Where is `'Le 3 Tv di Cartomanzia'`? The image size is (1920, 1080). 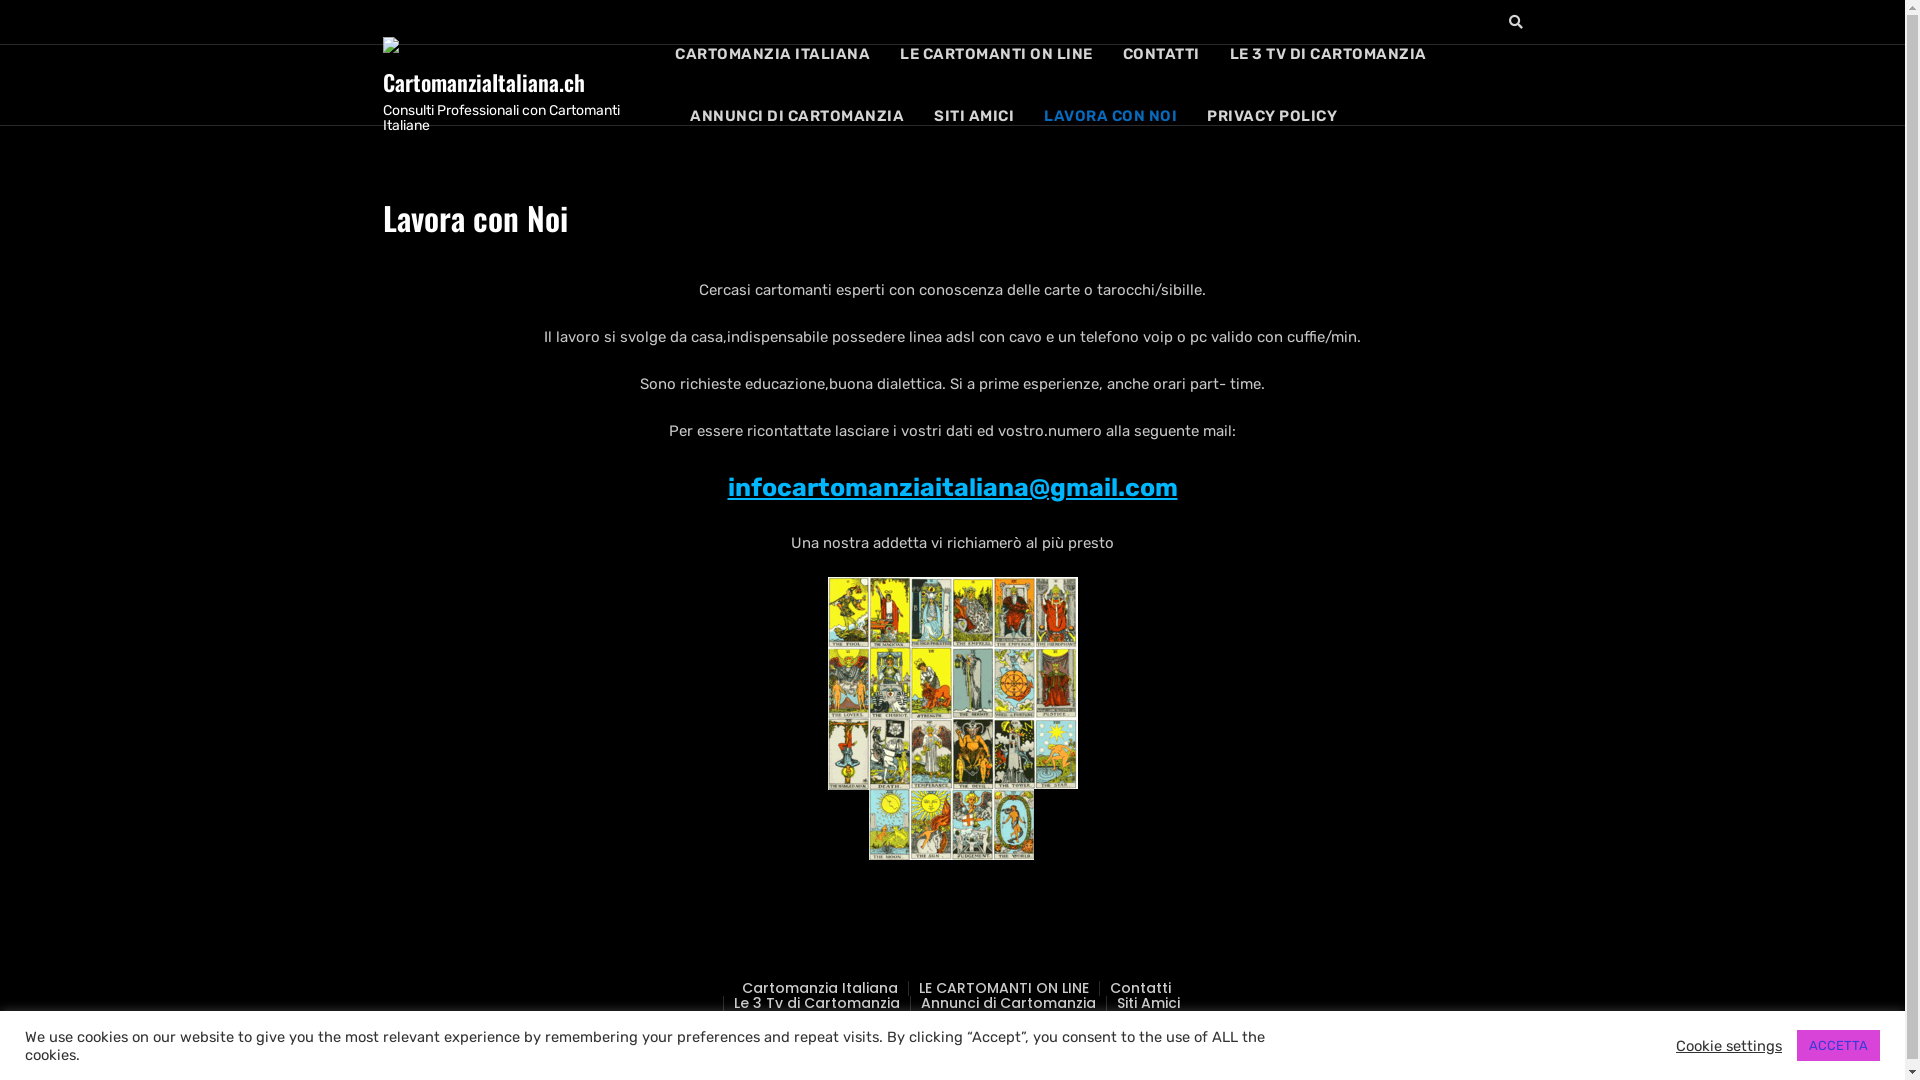 'Le 3 Tv di Cartomanzia' is located at coordinates (816, 1002).